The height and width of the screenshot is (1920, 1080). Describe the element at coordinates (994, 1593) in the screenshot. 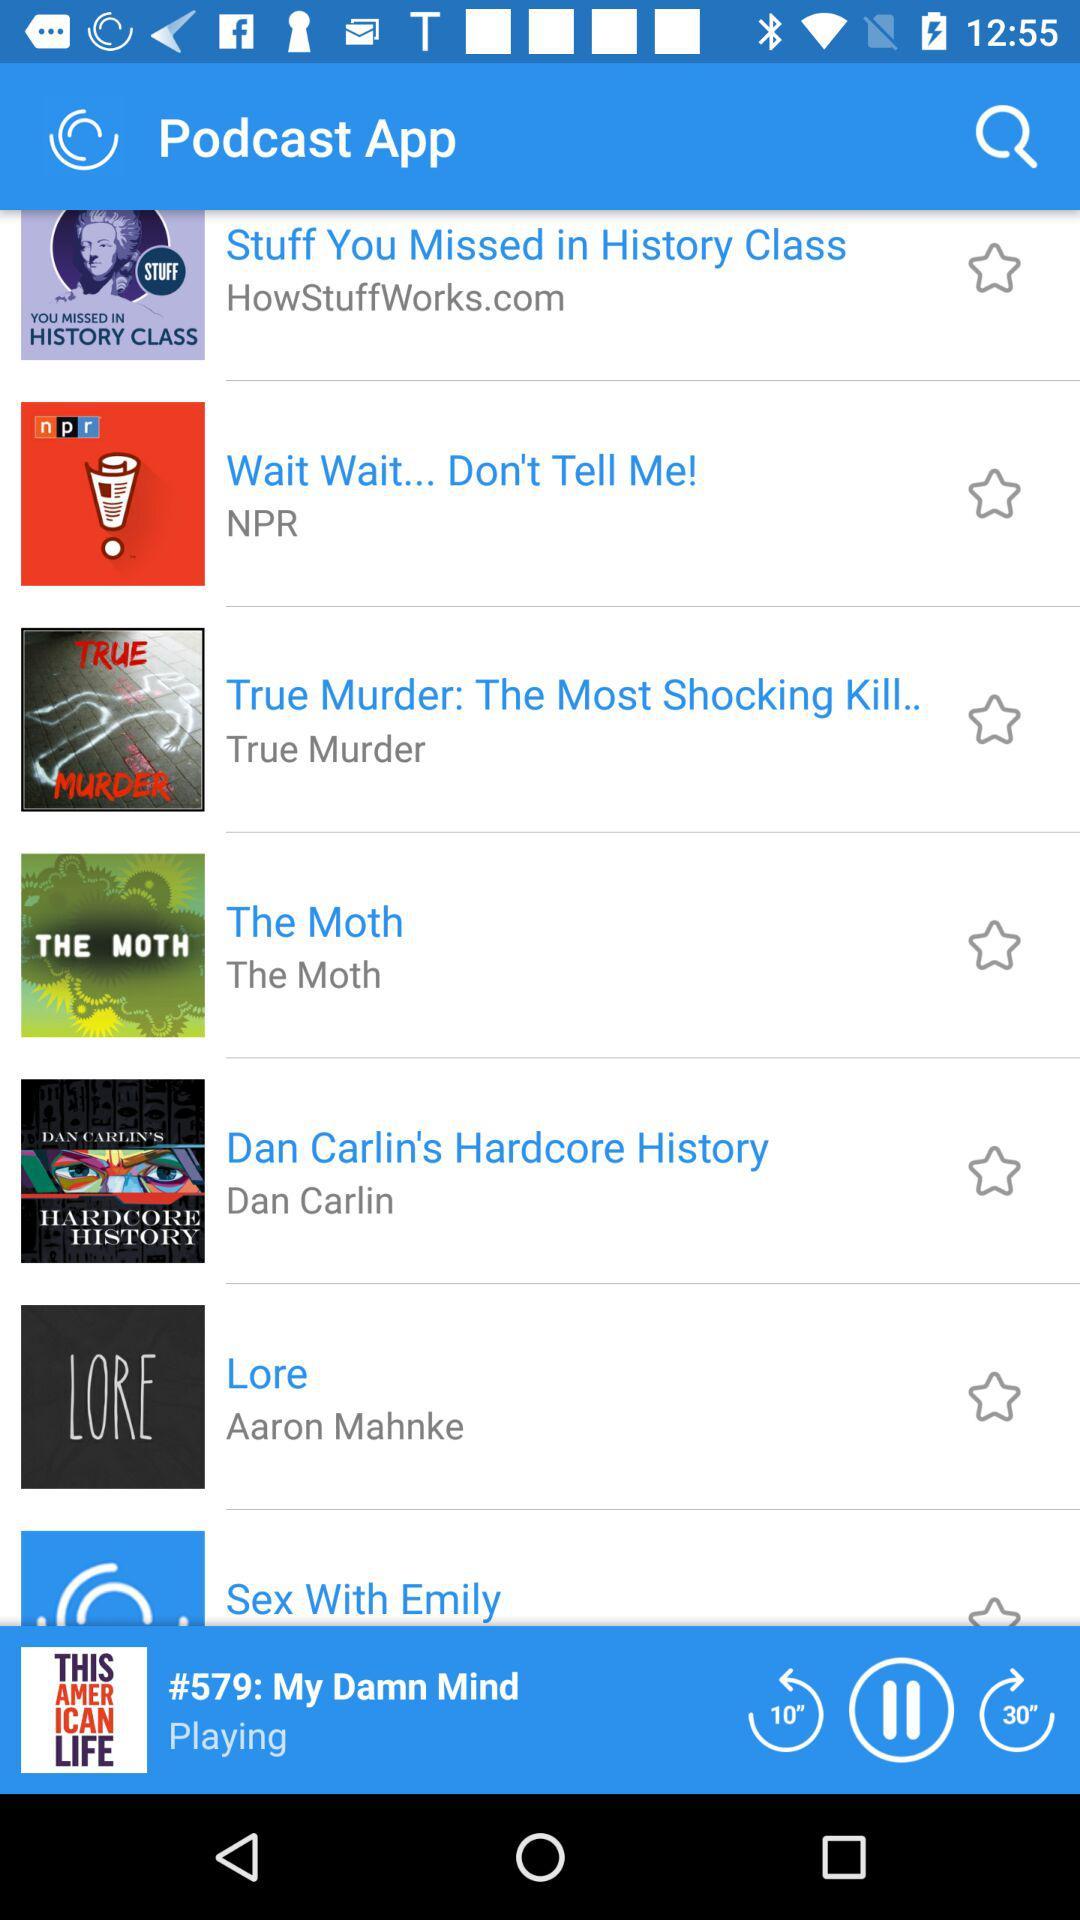

I see `item` at that location.